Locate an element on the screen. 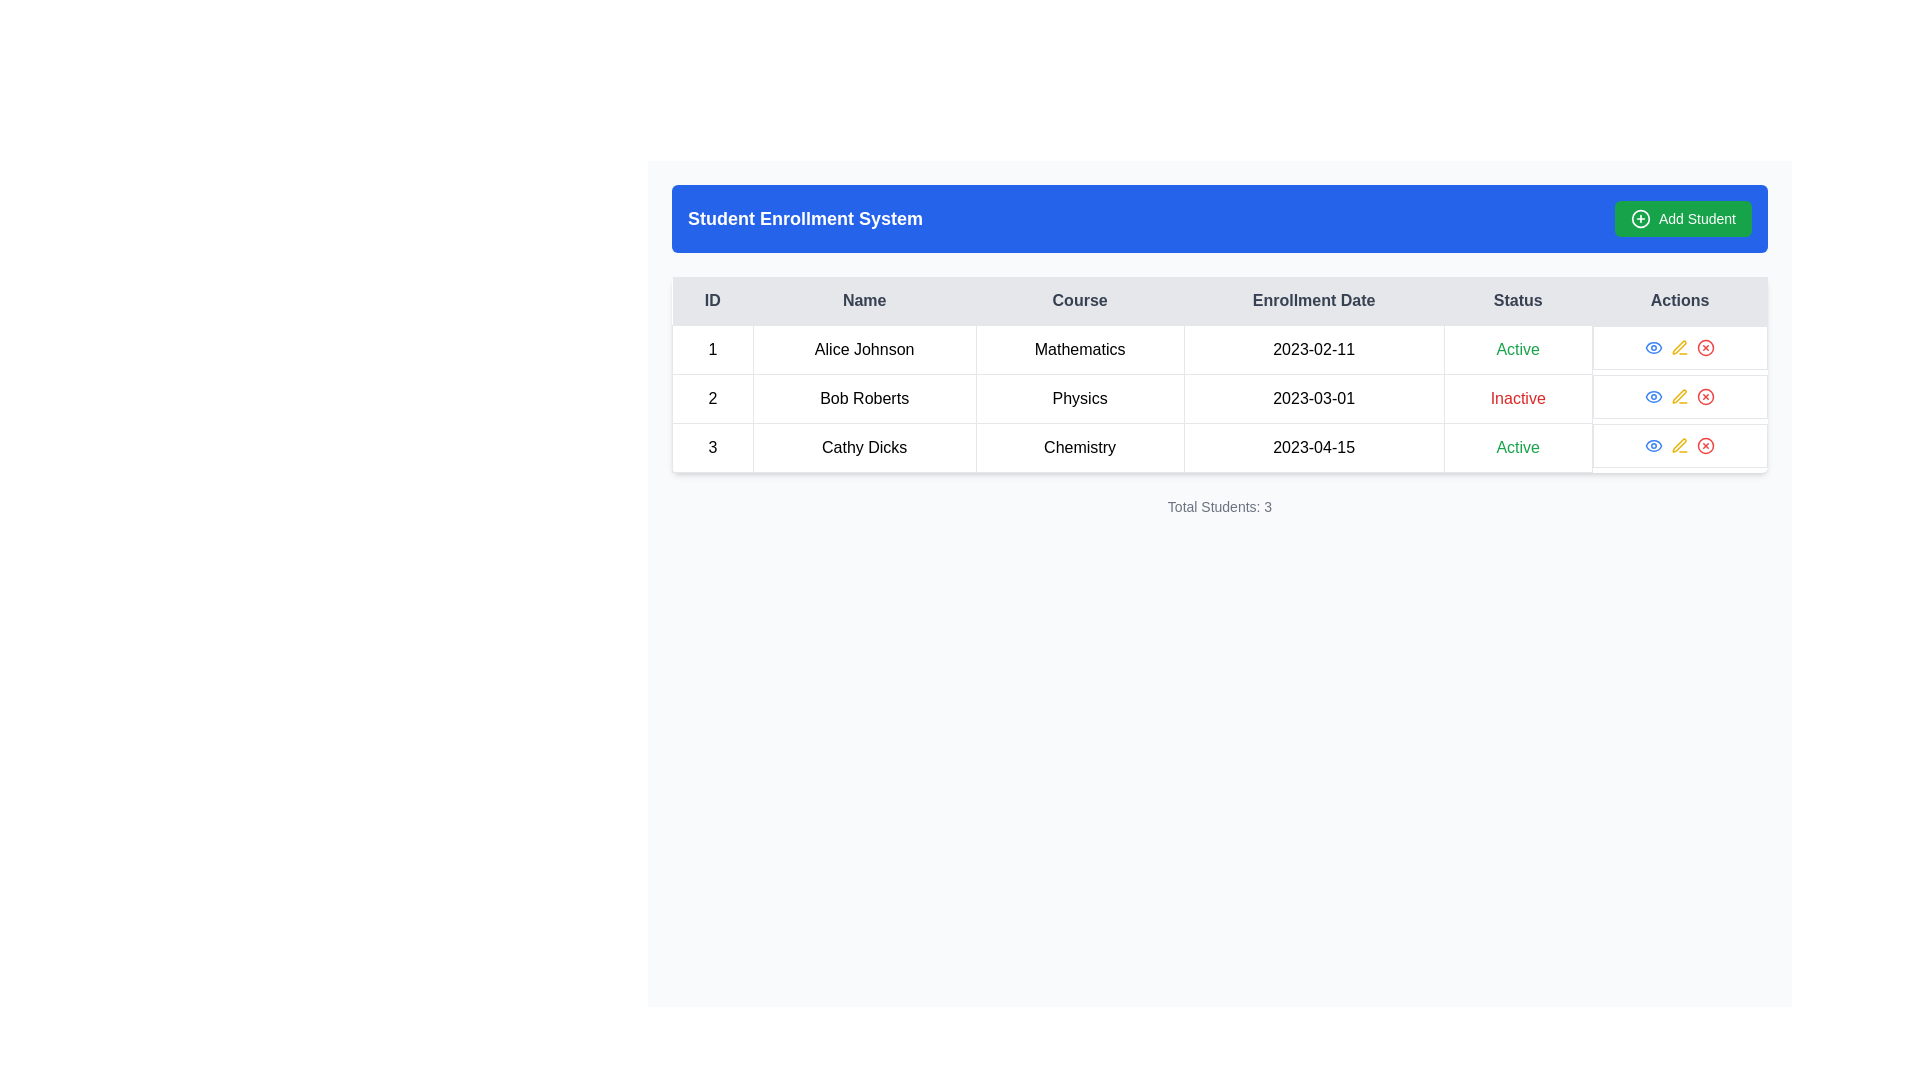 This screenshot has height=1080, width=1920. the static text field displaying the enrollment date for 'Cathy Dicks' in the fourth column of the table, located in the third row is located at coordinates (1314, 446).